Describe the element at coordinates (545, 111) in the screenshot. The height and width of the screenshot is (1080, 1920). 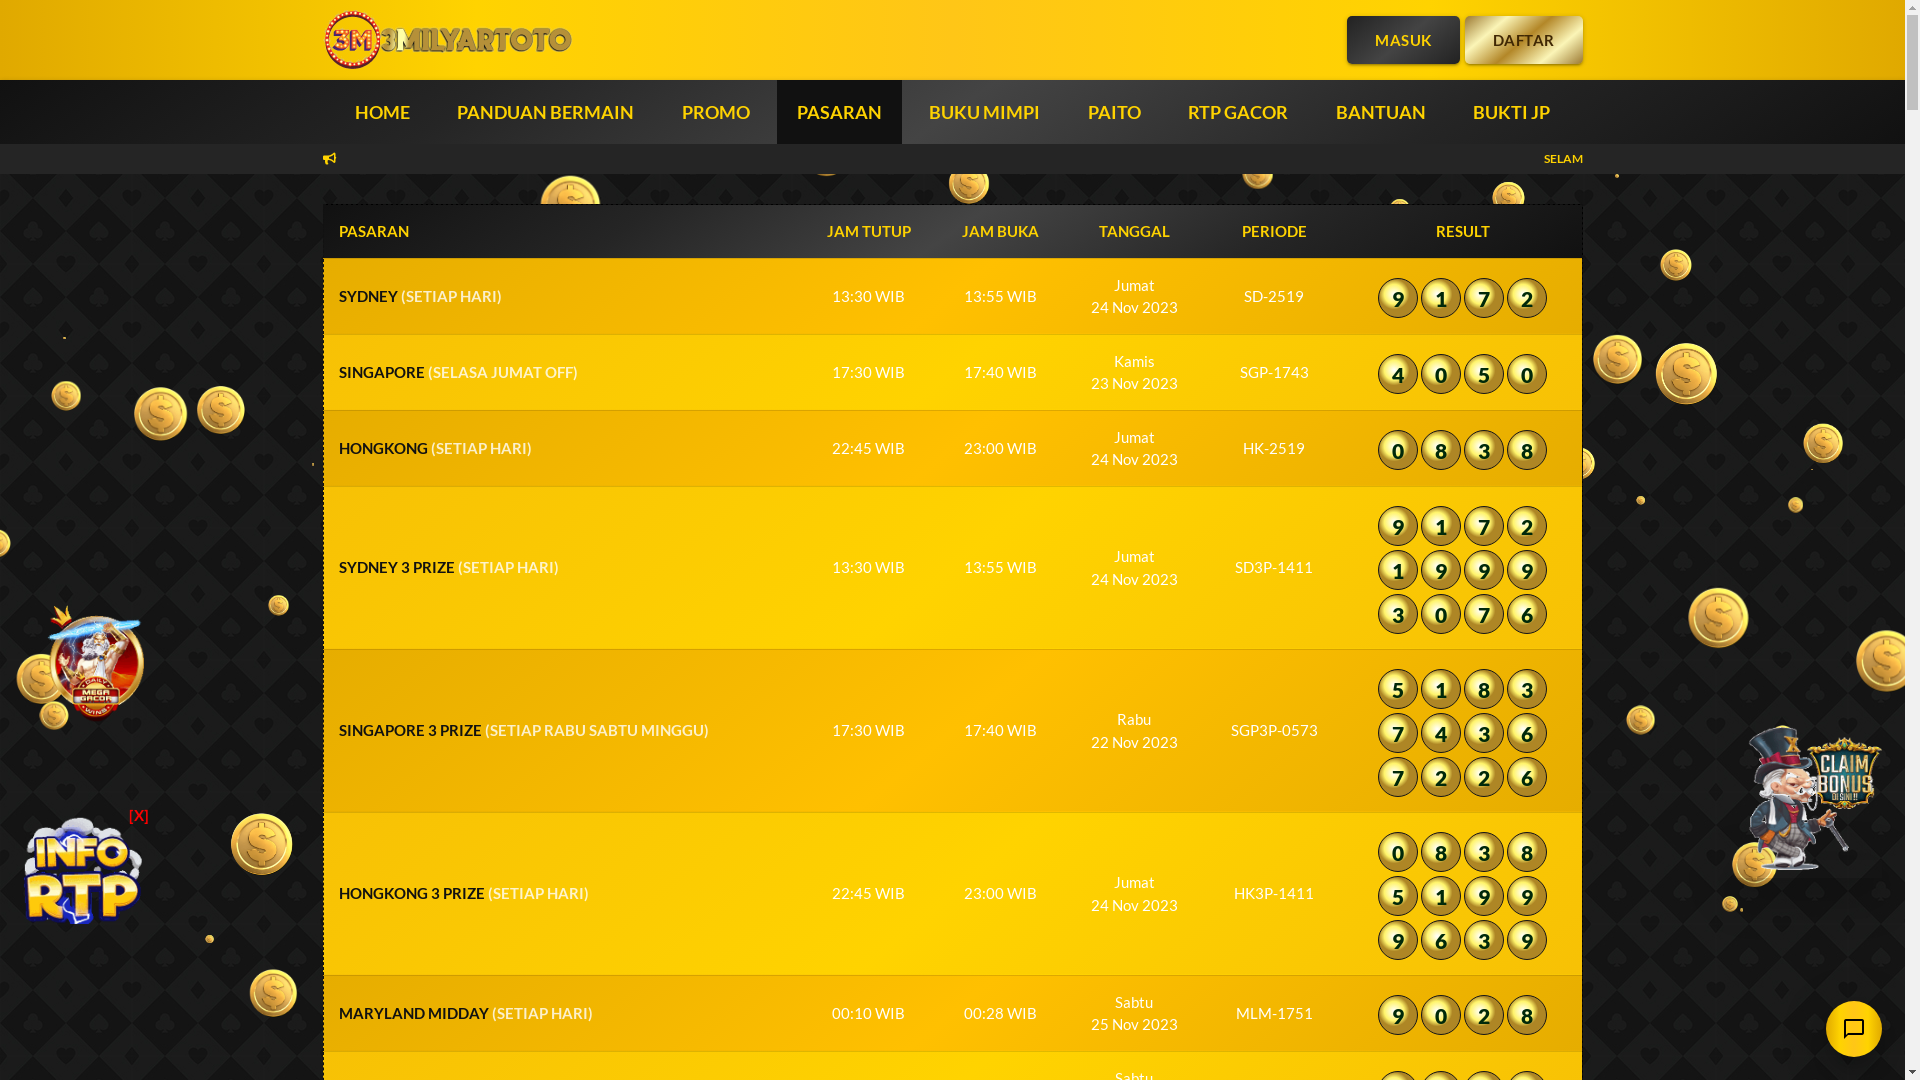
I see `'PANDUAN BERMAIN'` at that location.